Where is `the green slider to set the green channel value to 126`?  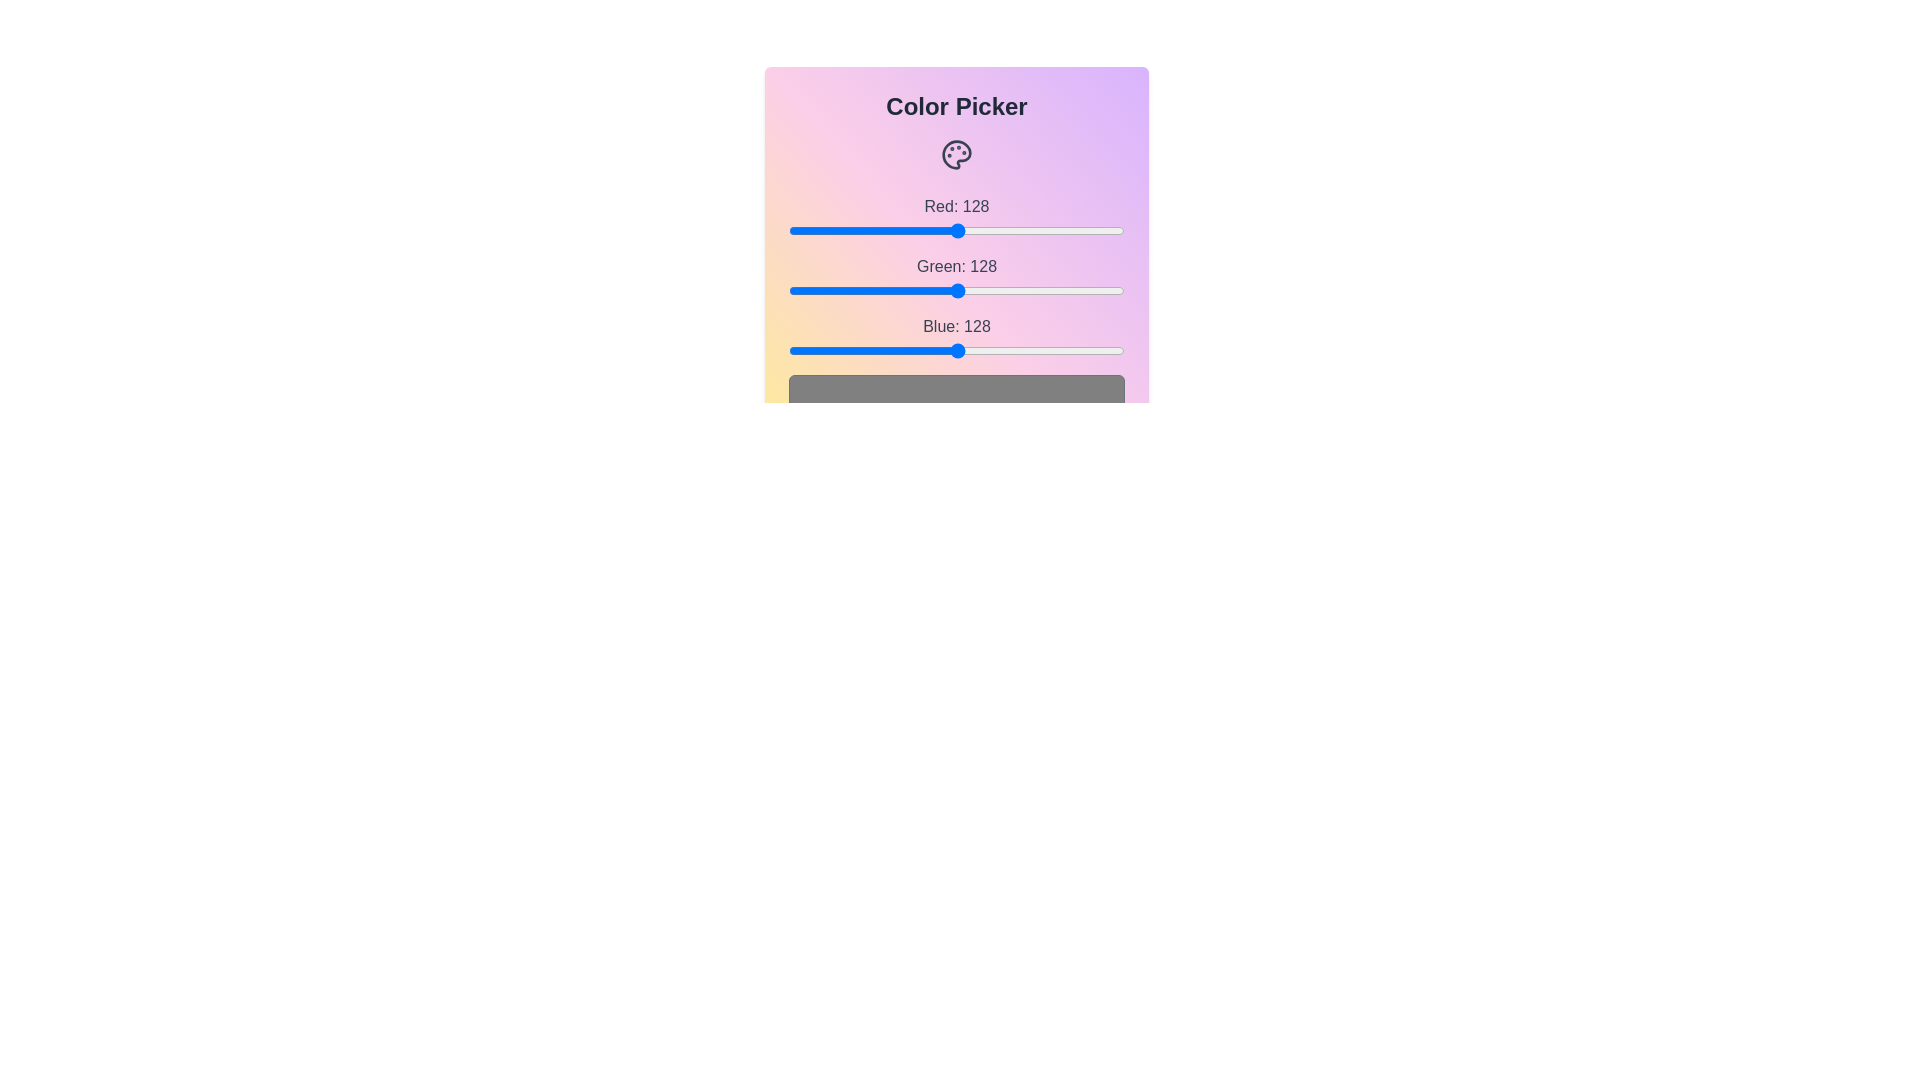 the green slider to set the green channel value to 126 is located at coordinates (954, 290).